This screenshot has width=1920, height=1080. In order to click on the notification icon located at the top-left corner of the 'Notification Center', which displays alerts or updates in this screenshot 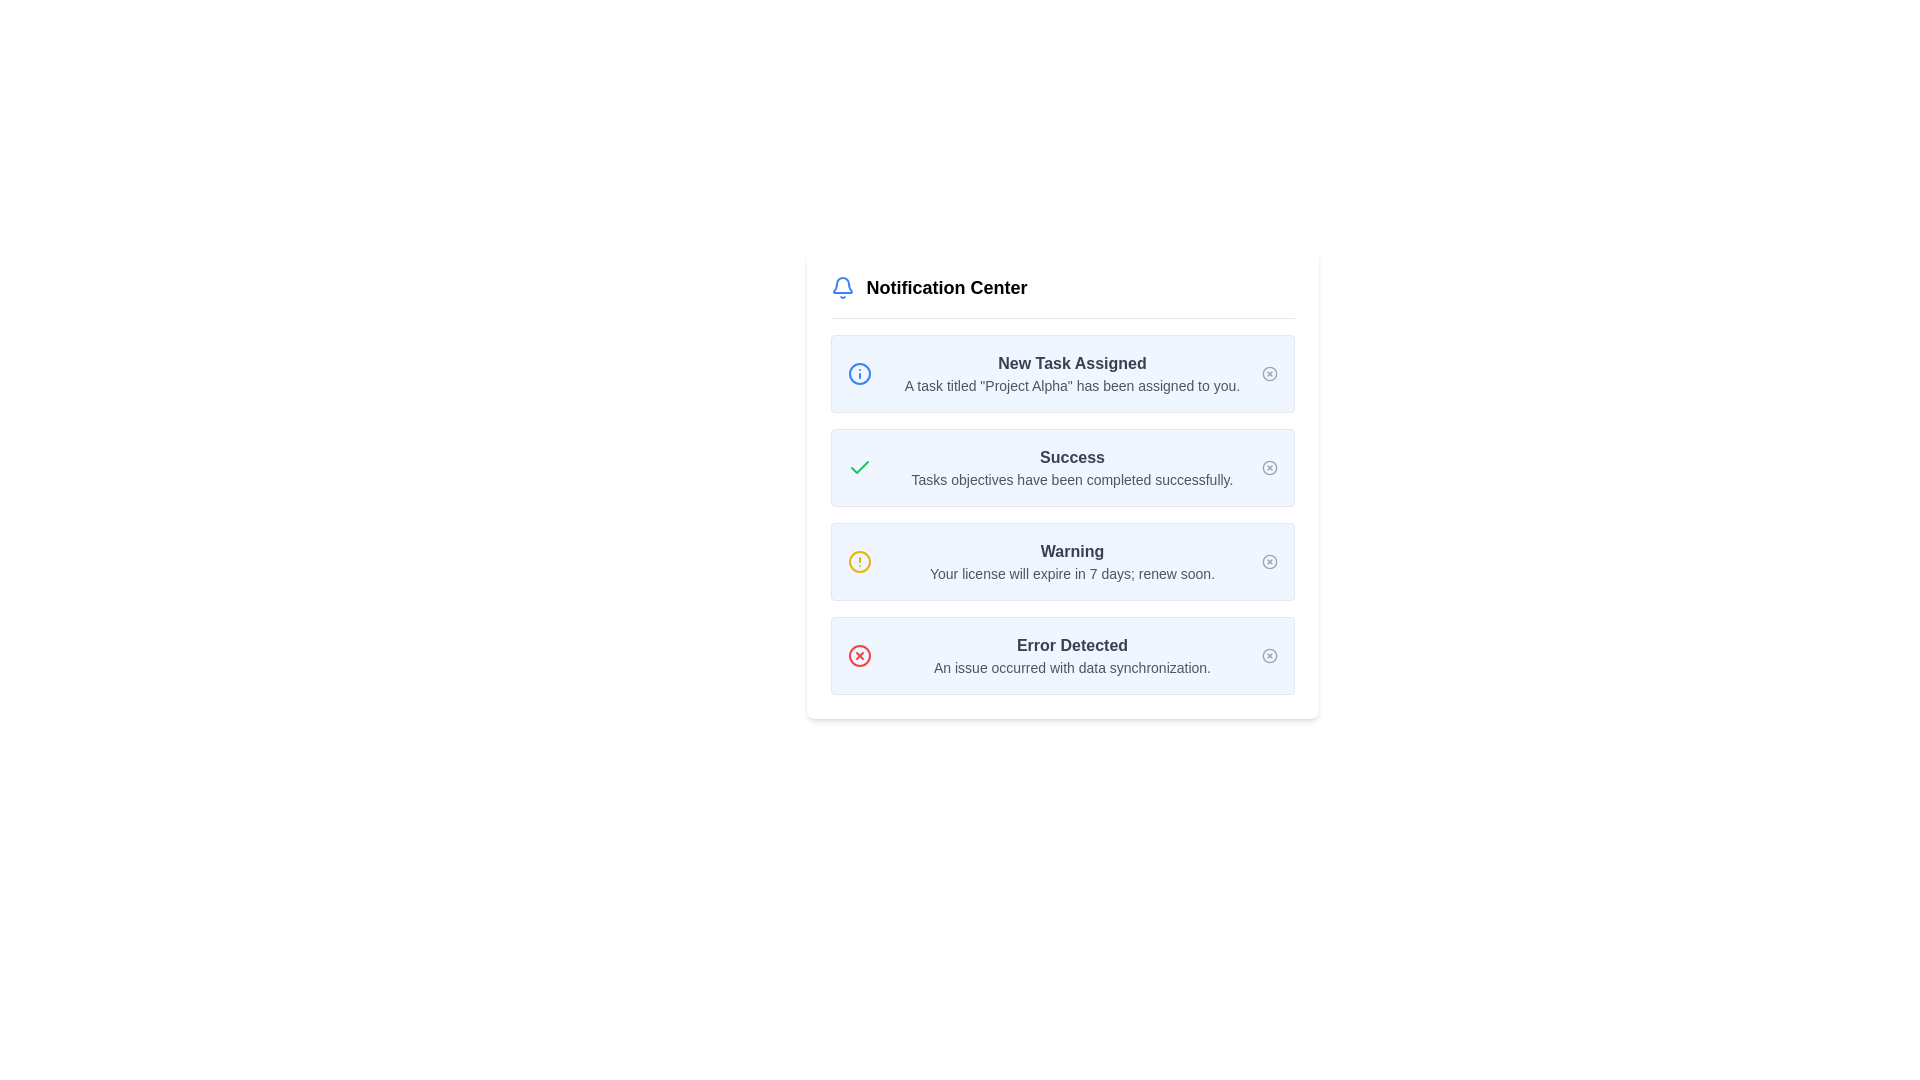, I will do `click(842, 288)`.